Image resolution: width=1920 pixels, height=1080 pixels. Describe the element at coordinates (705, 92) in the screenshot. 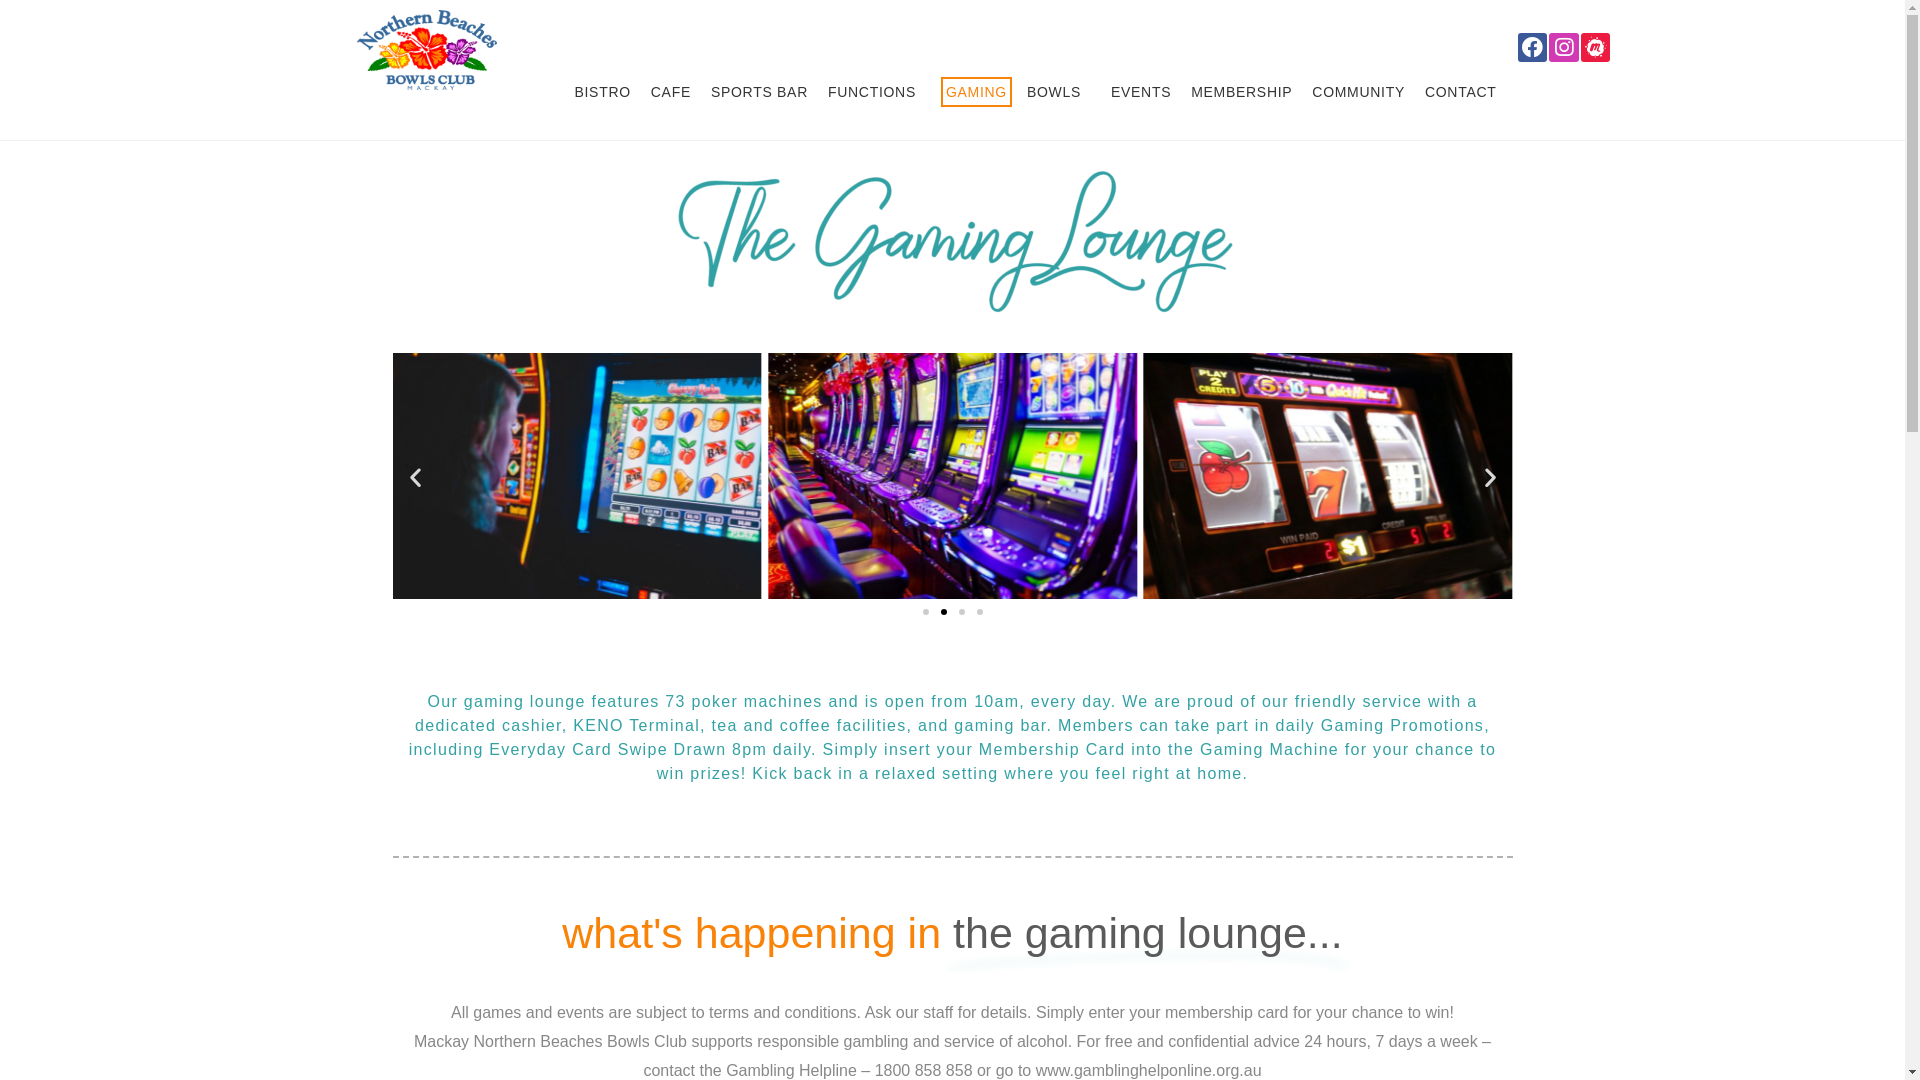

I see `'SPORTS BAR'` at that location.